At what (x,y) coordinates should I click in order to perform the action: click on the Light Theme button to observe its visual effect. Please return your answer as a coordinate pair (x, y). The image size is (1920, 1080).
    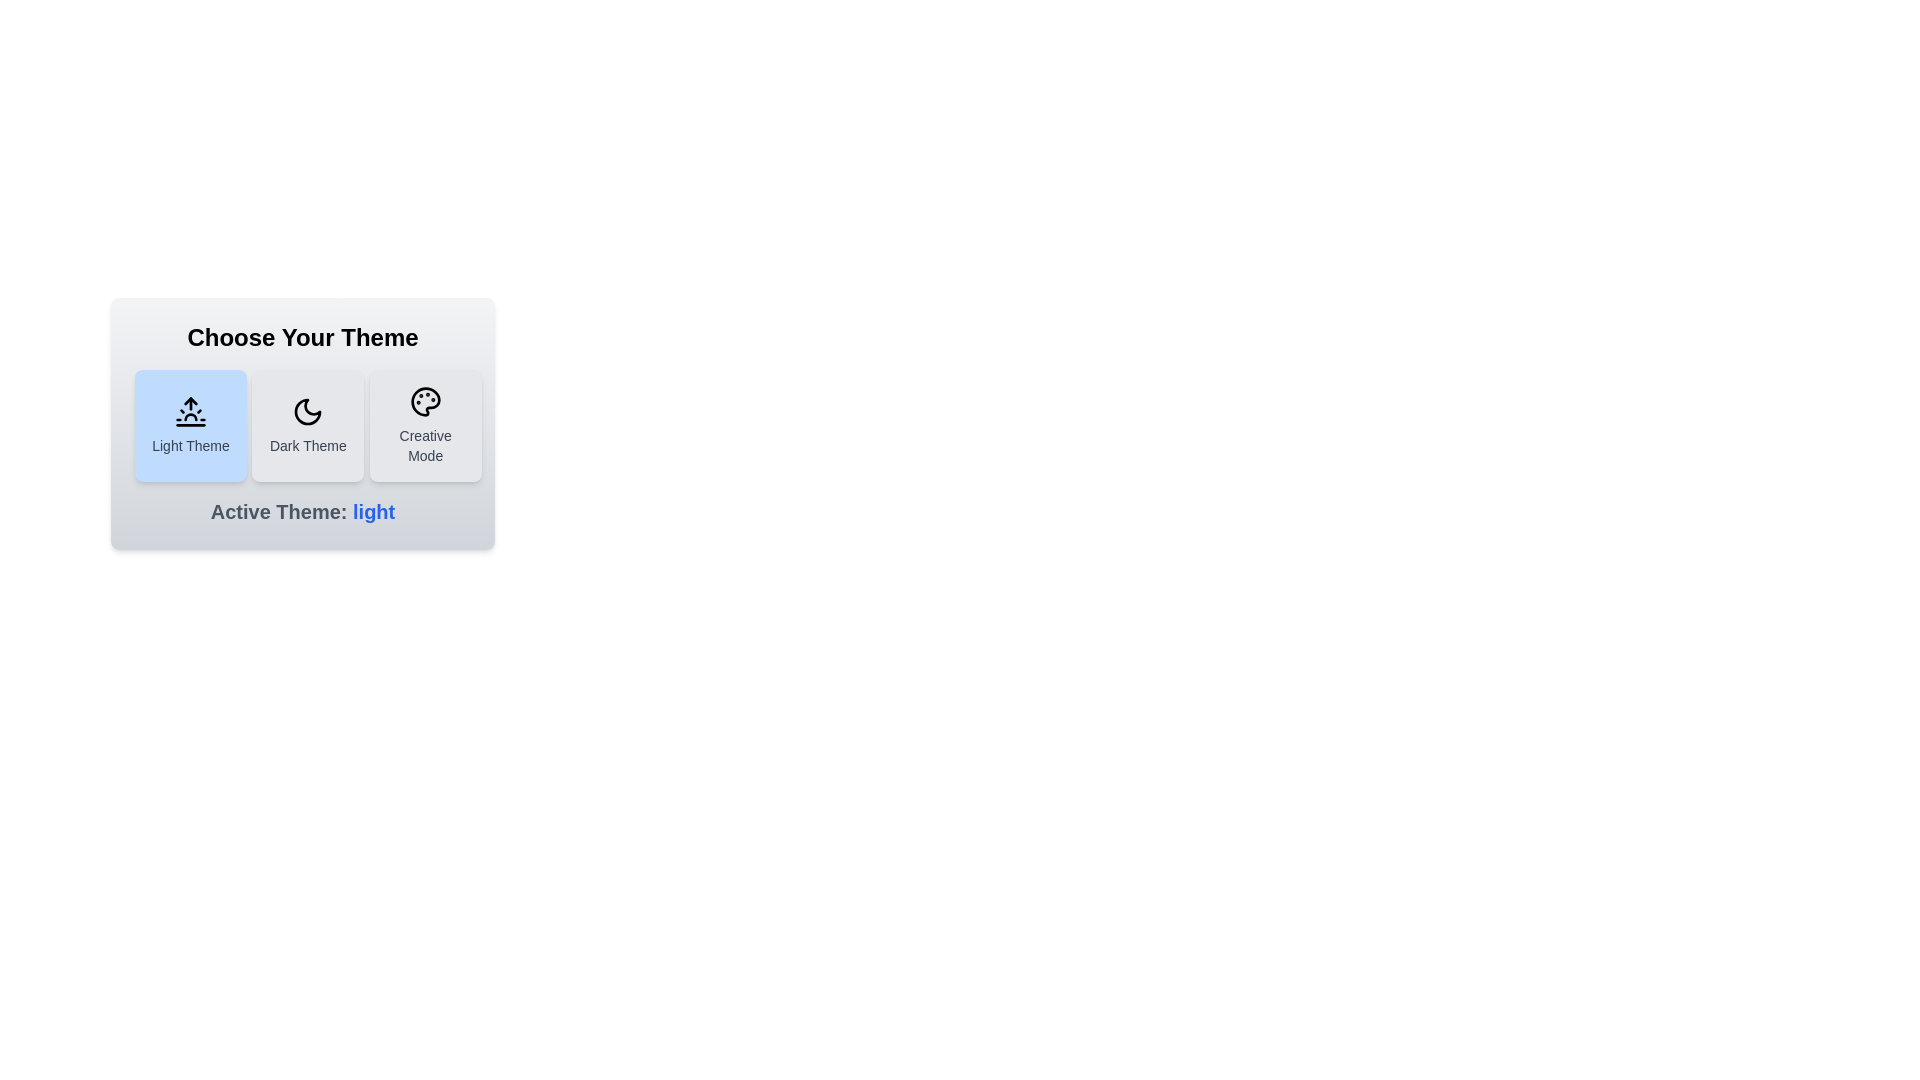
    Looking at the image, I should click on (191, 424).